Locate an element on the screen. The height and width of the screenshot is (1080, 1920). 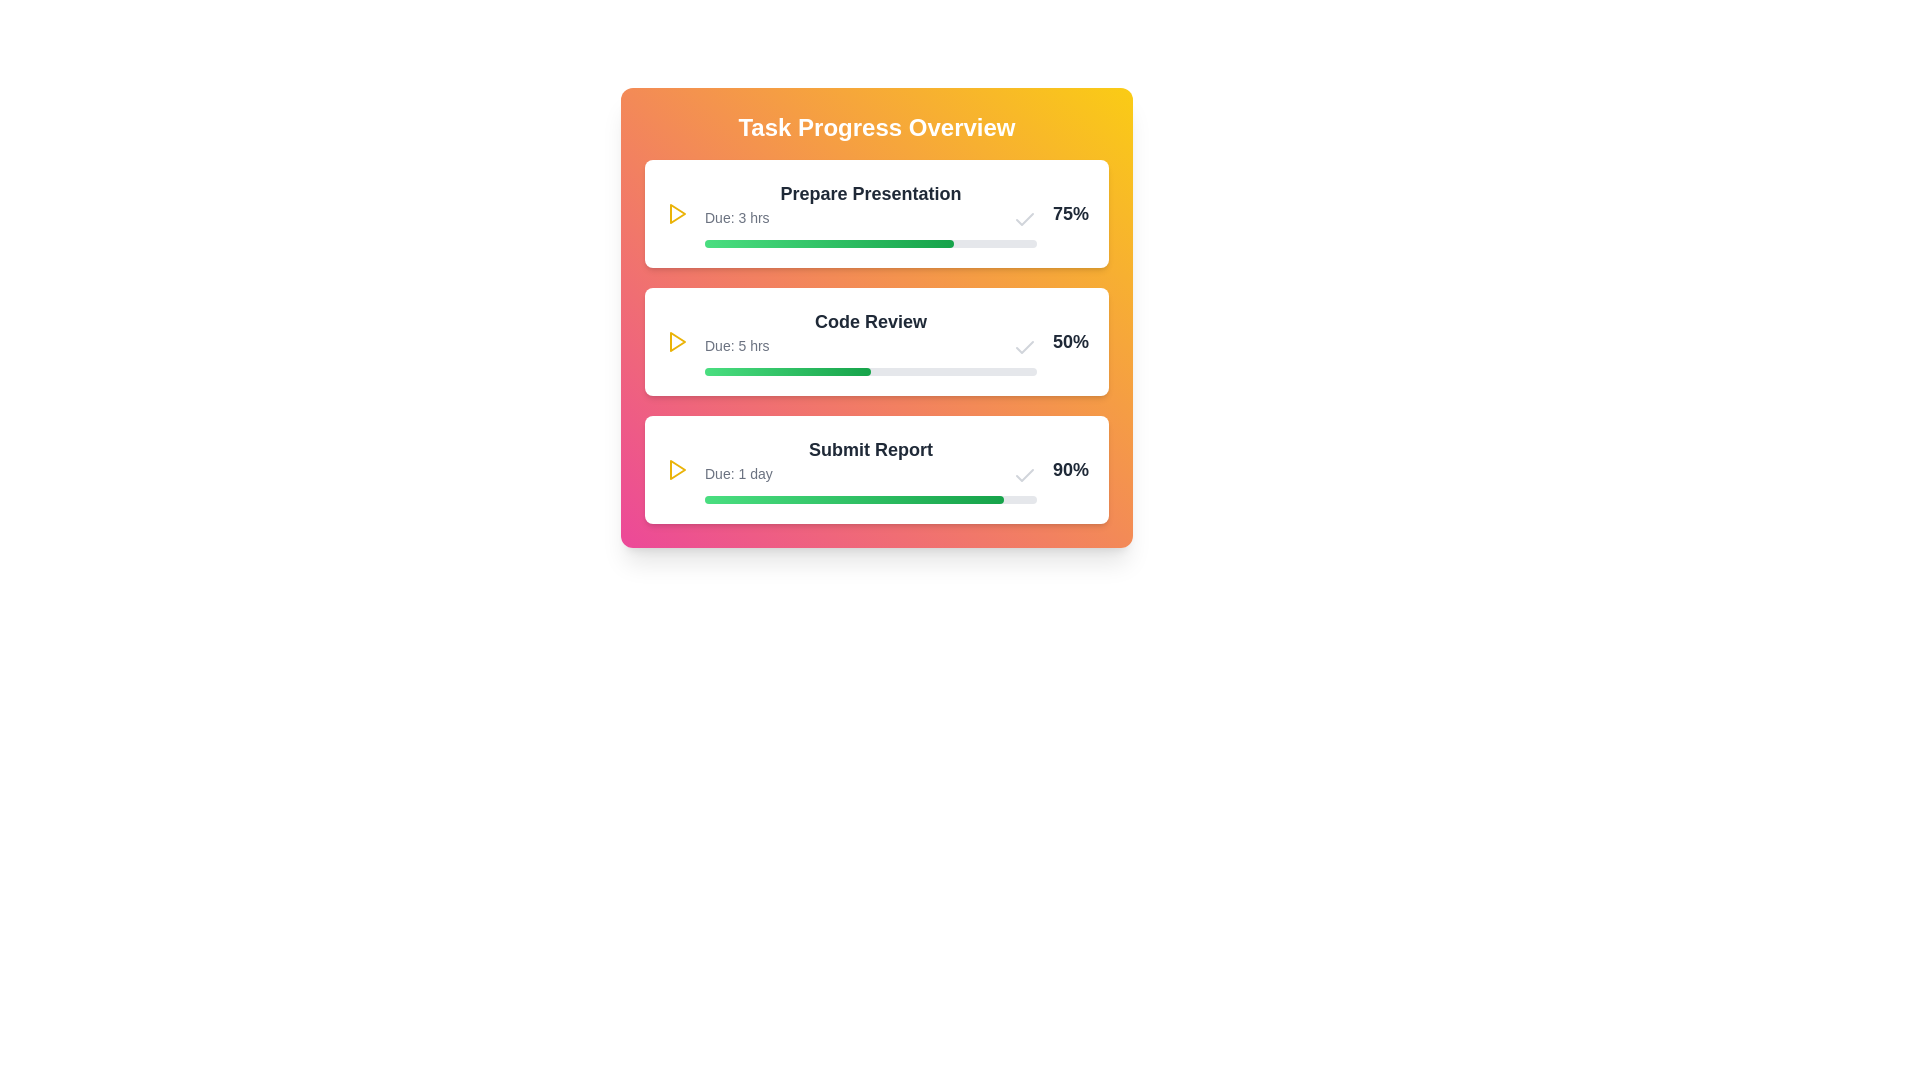
the text label displaying '90%' in bold and large font, located at the far right of the 'Submit Report' section in the 'Task Progress Overview' is located at coordinates (1069, 470).